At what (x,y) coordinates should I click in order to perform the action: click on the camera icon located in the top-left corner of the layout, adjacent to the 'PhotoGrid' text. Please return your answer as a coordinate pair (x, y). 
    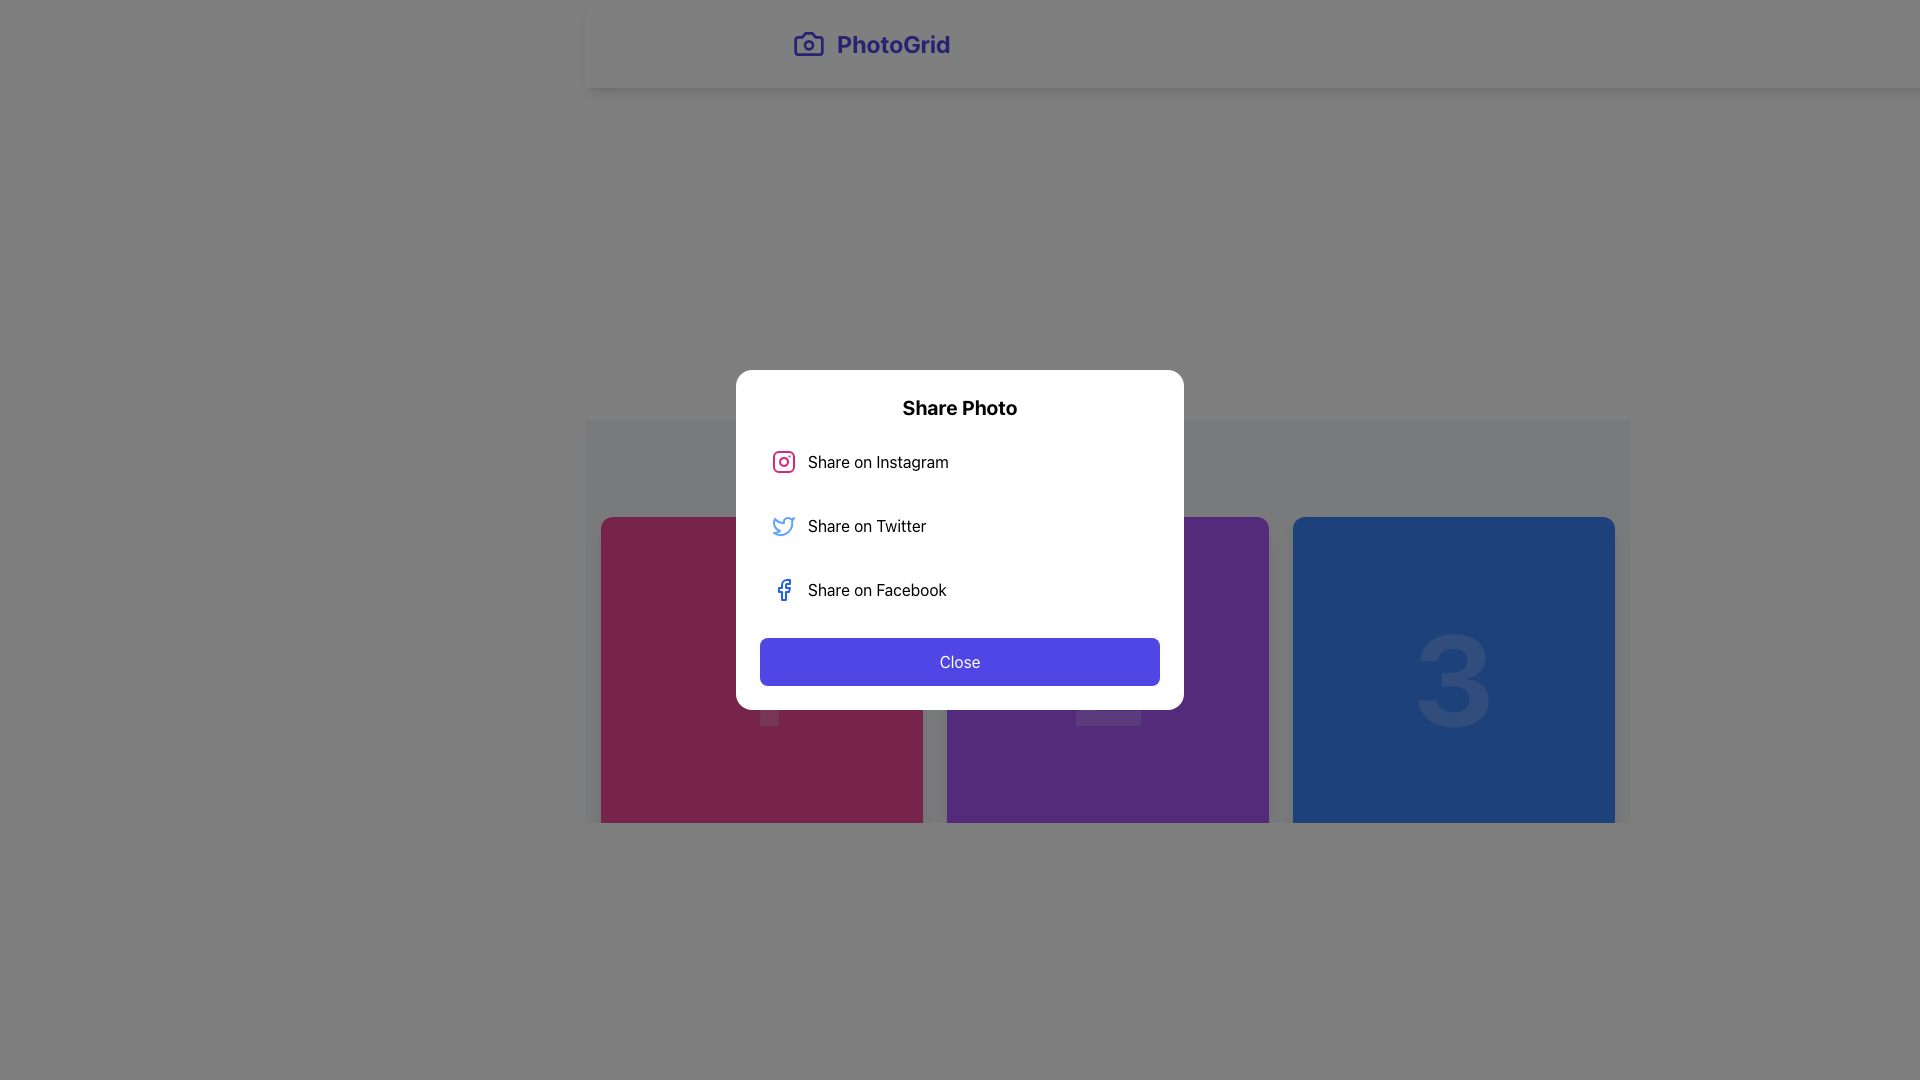
    Looking at the image, I should click on (809, 43).